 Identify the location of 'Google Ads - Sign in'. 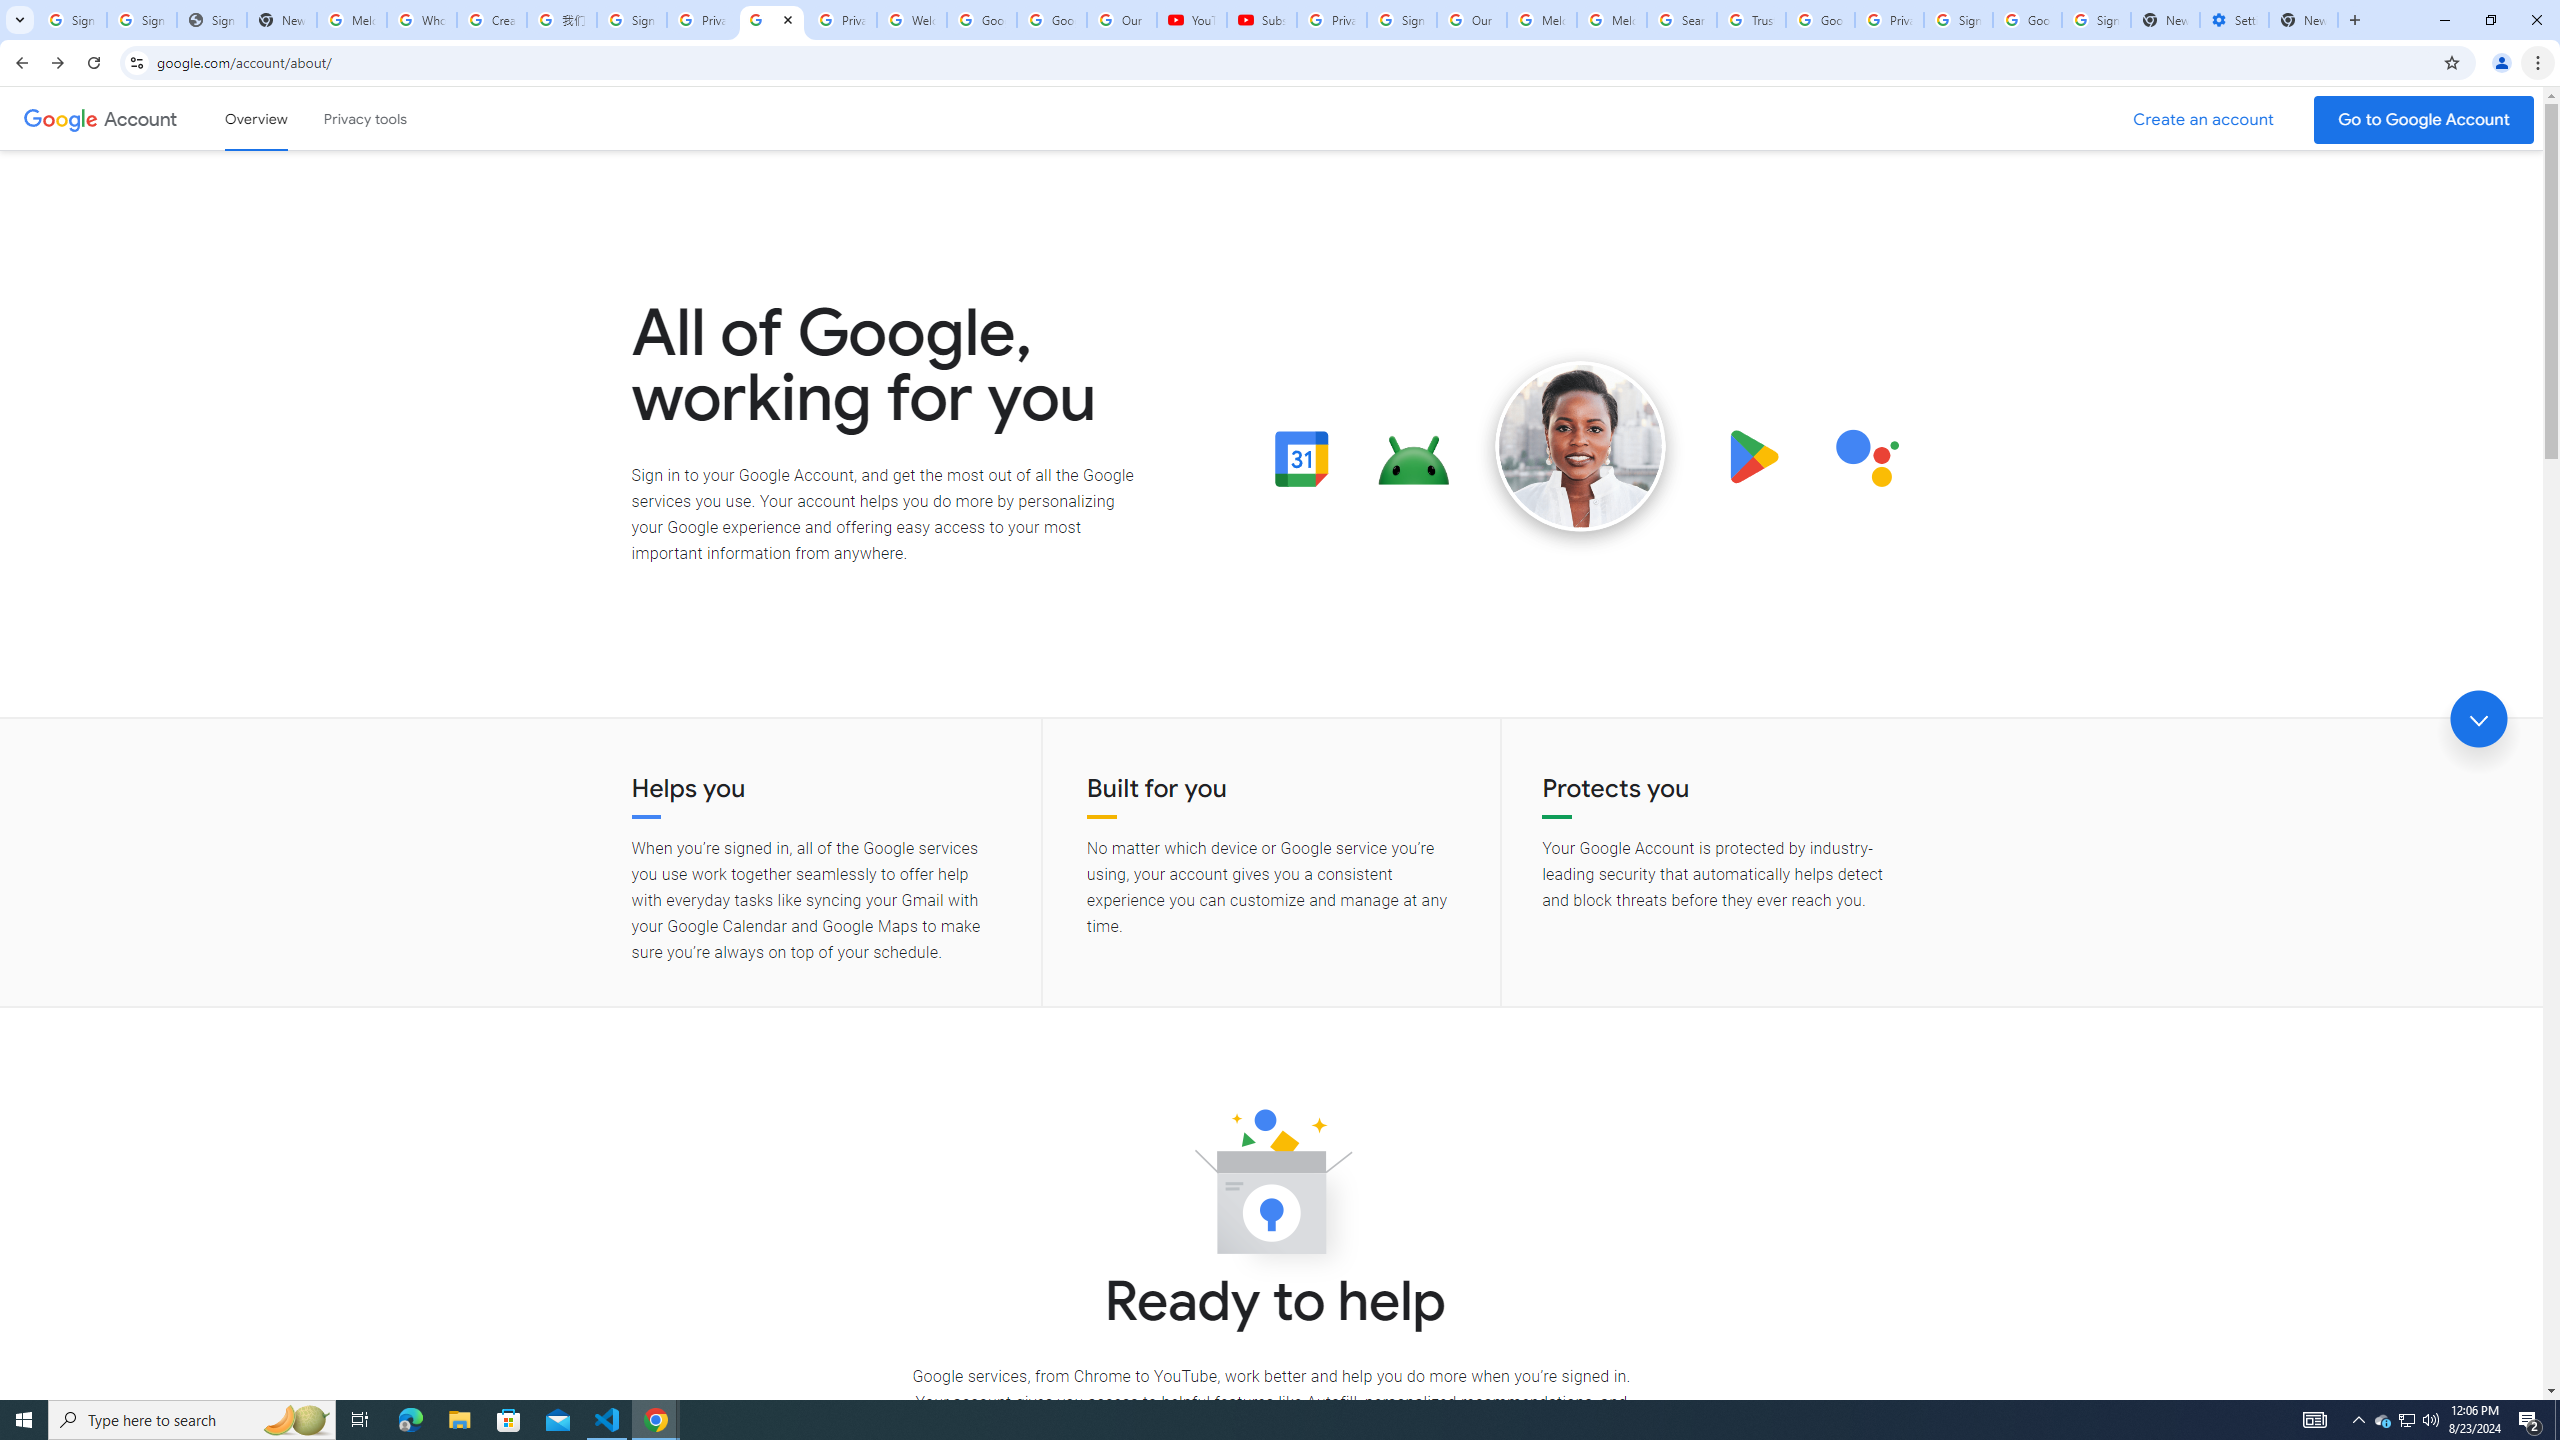
(1819, 19).